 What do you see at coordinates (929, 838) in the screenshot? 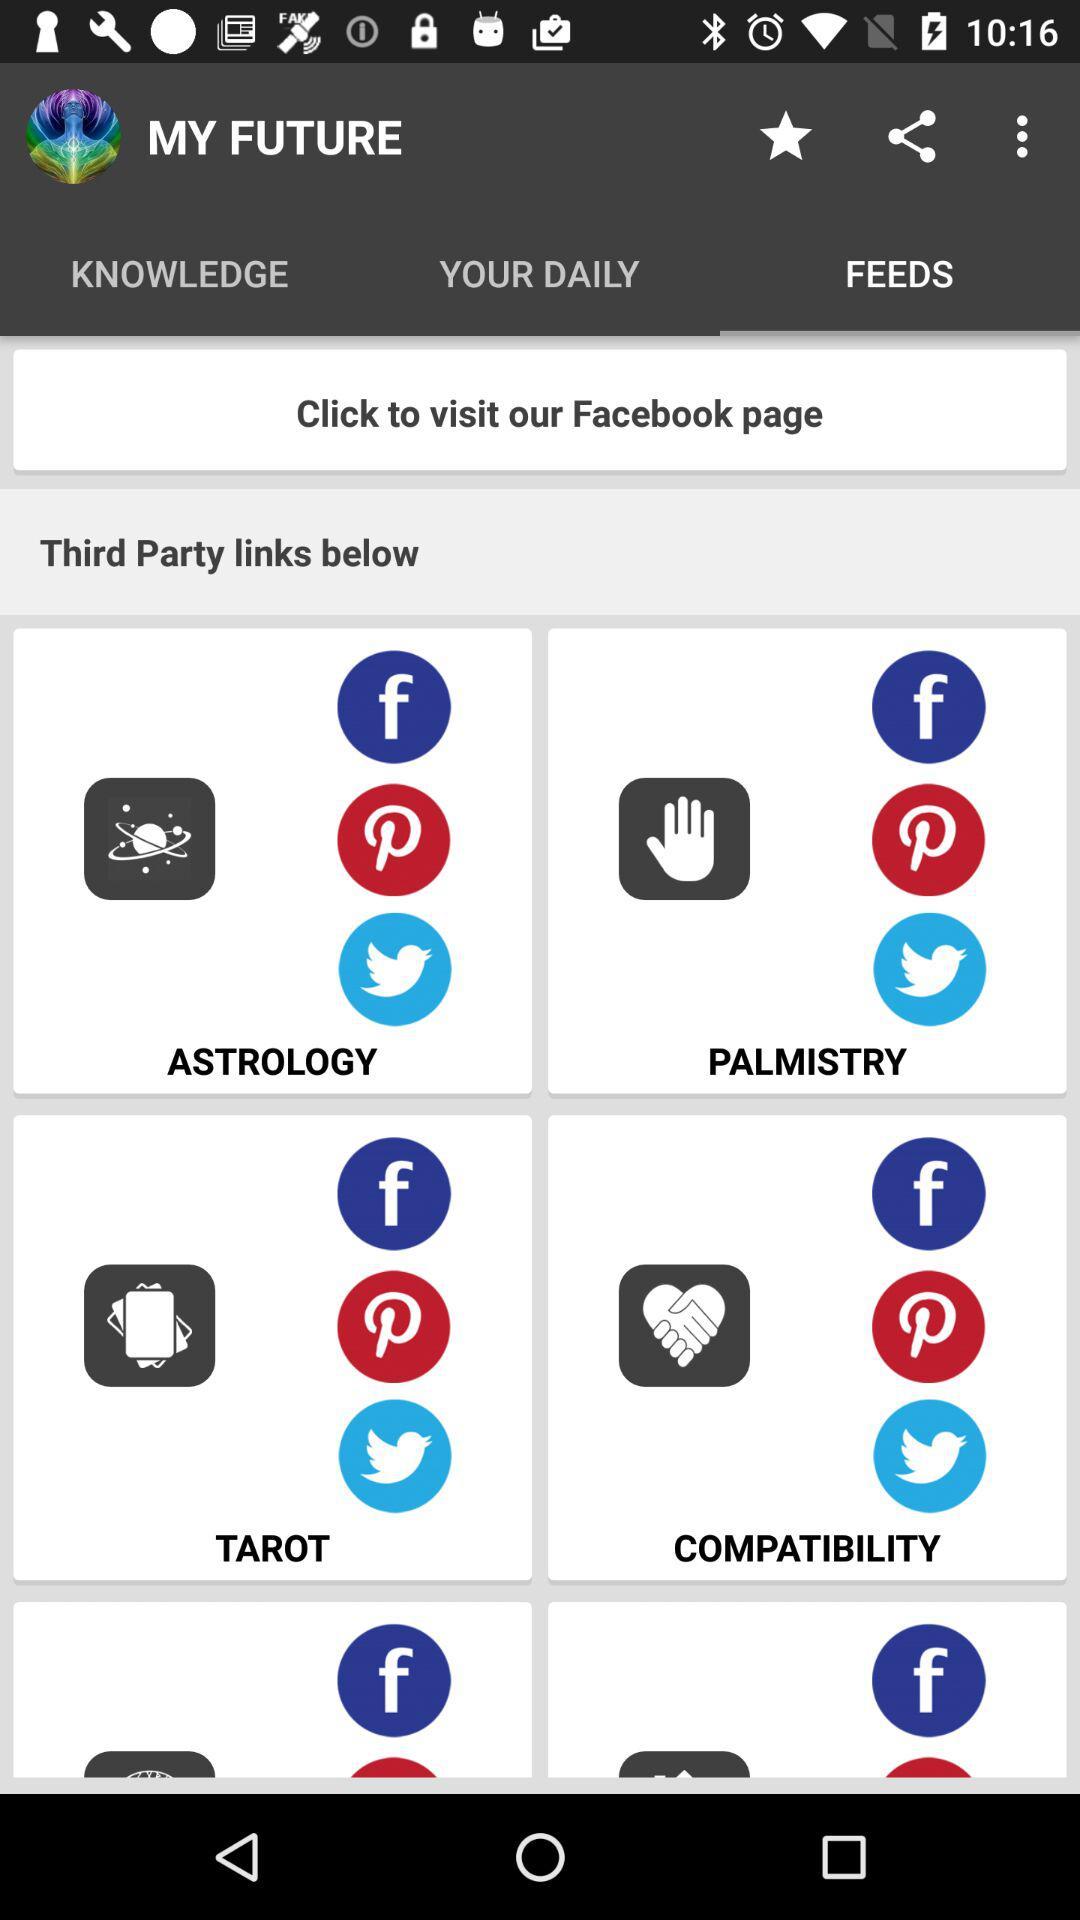
I see `pin to pinterest` at bounding box center [929, 838].